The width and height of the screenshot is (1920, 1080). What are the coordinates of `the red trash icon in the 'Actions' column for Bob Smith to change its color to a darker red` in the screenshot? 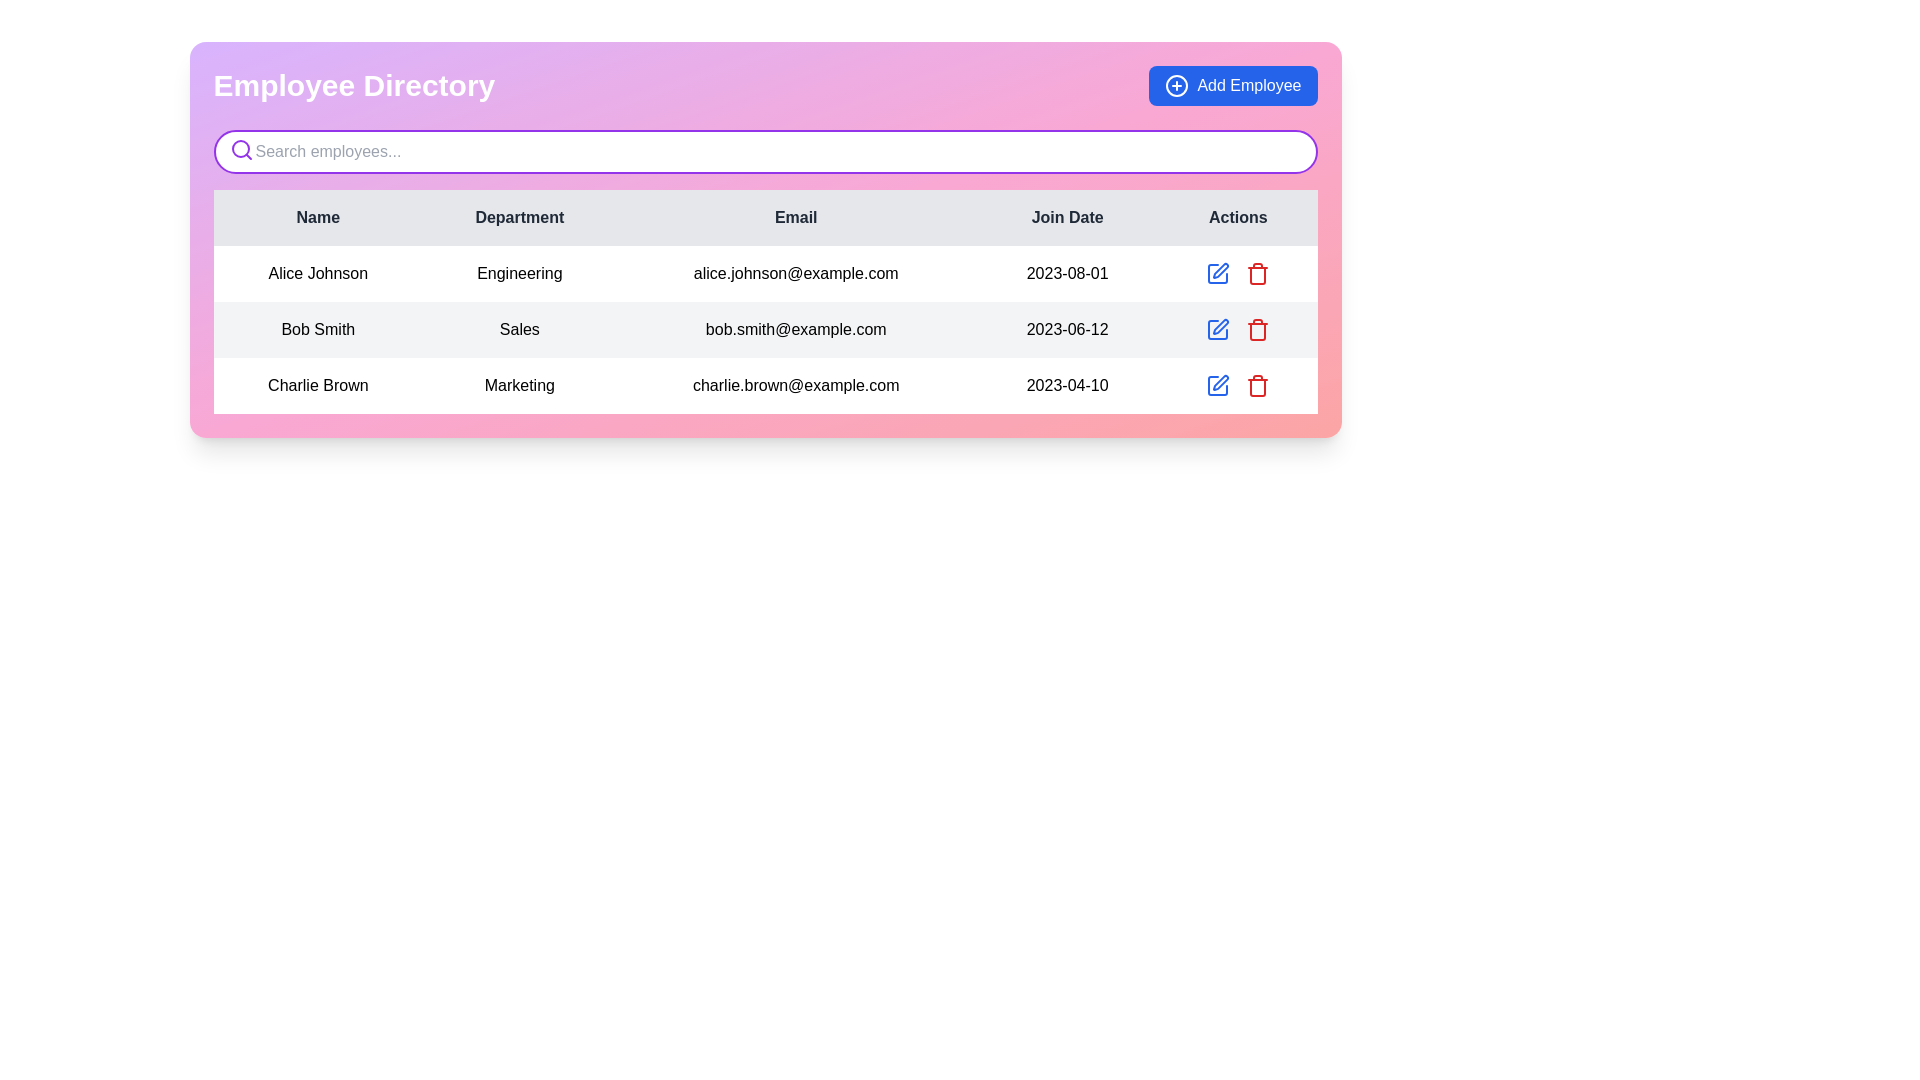 It's located at (1257, 273).